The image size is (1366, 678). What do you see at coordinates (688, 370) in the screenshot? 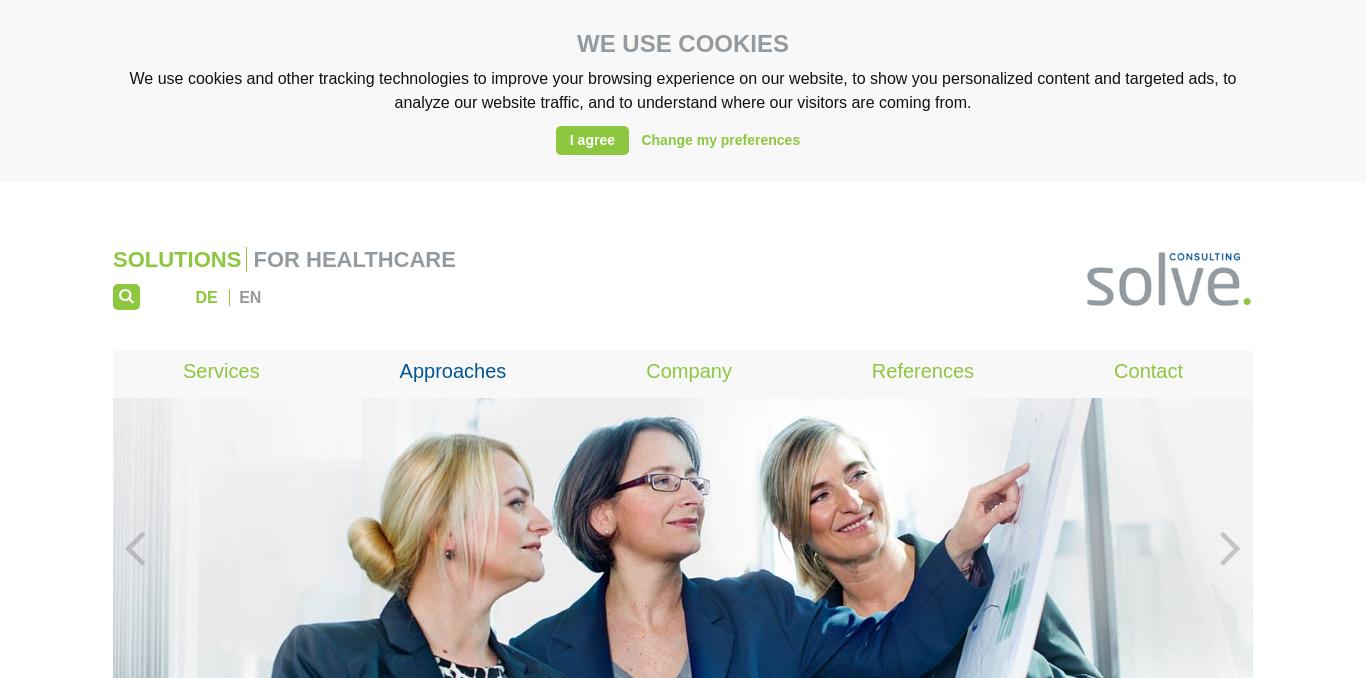
I see `'Company'` at bounding box center [688, 370].